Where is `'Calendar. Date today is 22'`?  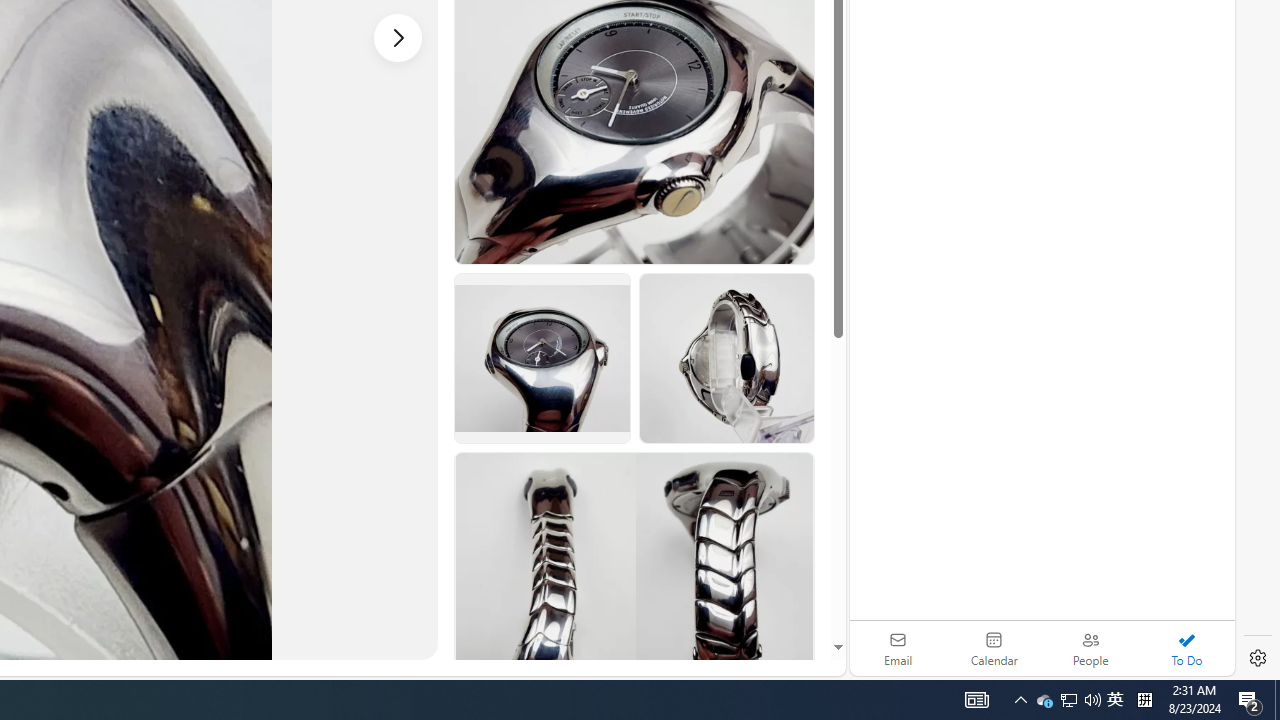
'Calendar. Date today is 22' is located at coordinates (994, 648).